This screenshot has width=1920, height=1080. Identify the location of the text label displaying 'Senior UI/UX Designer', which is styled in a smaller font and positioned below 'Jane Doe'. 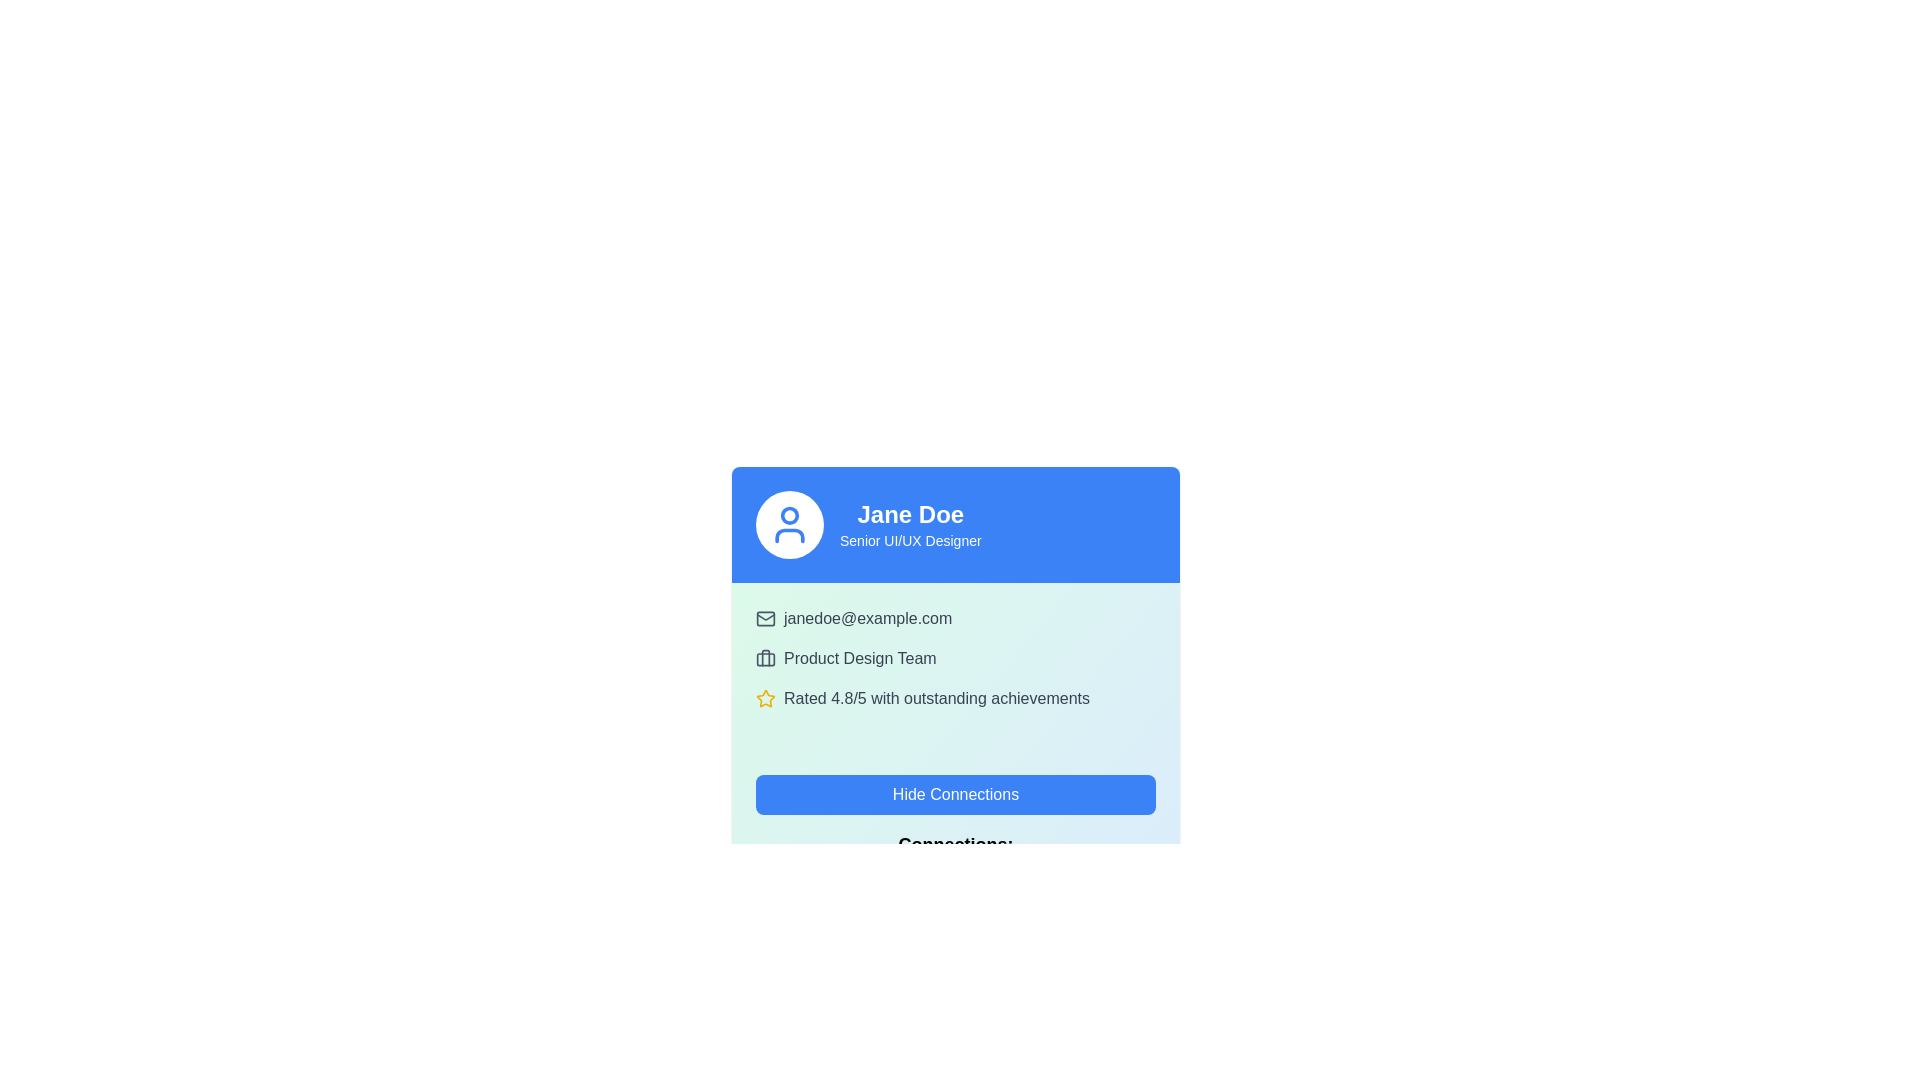
(909, 540).